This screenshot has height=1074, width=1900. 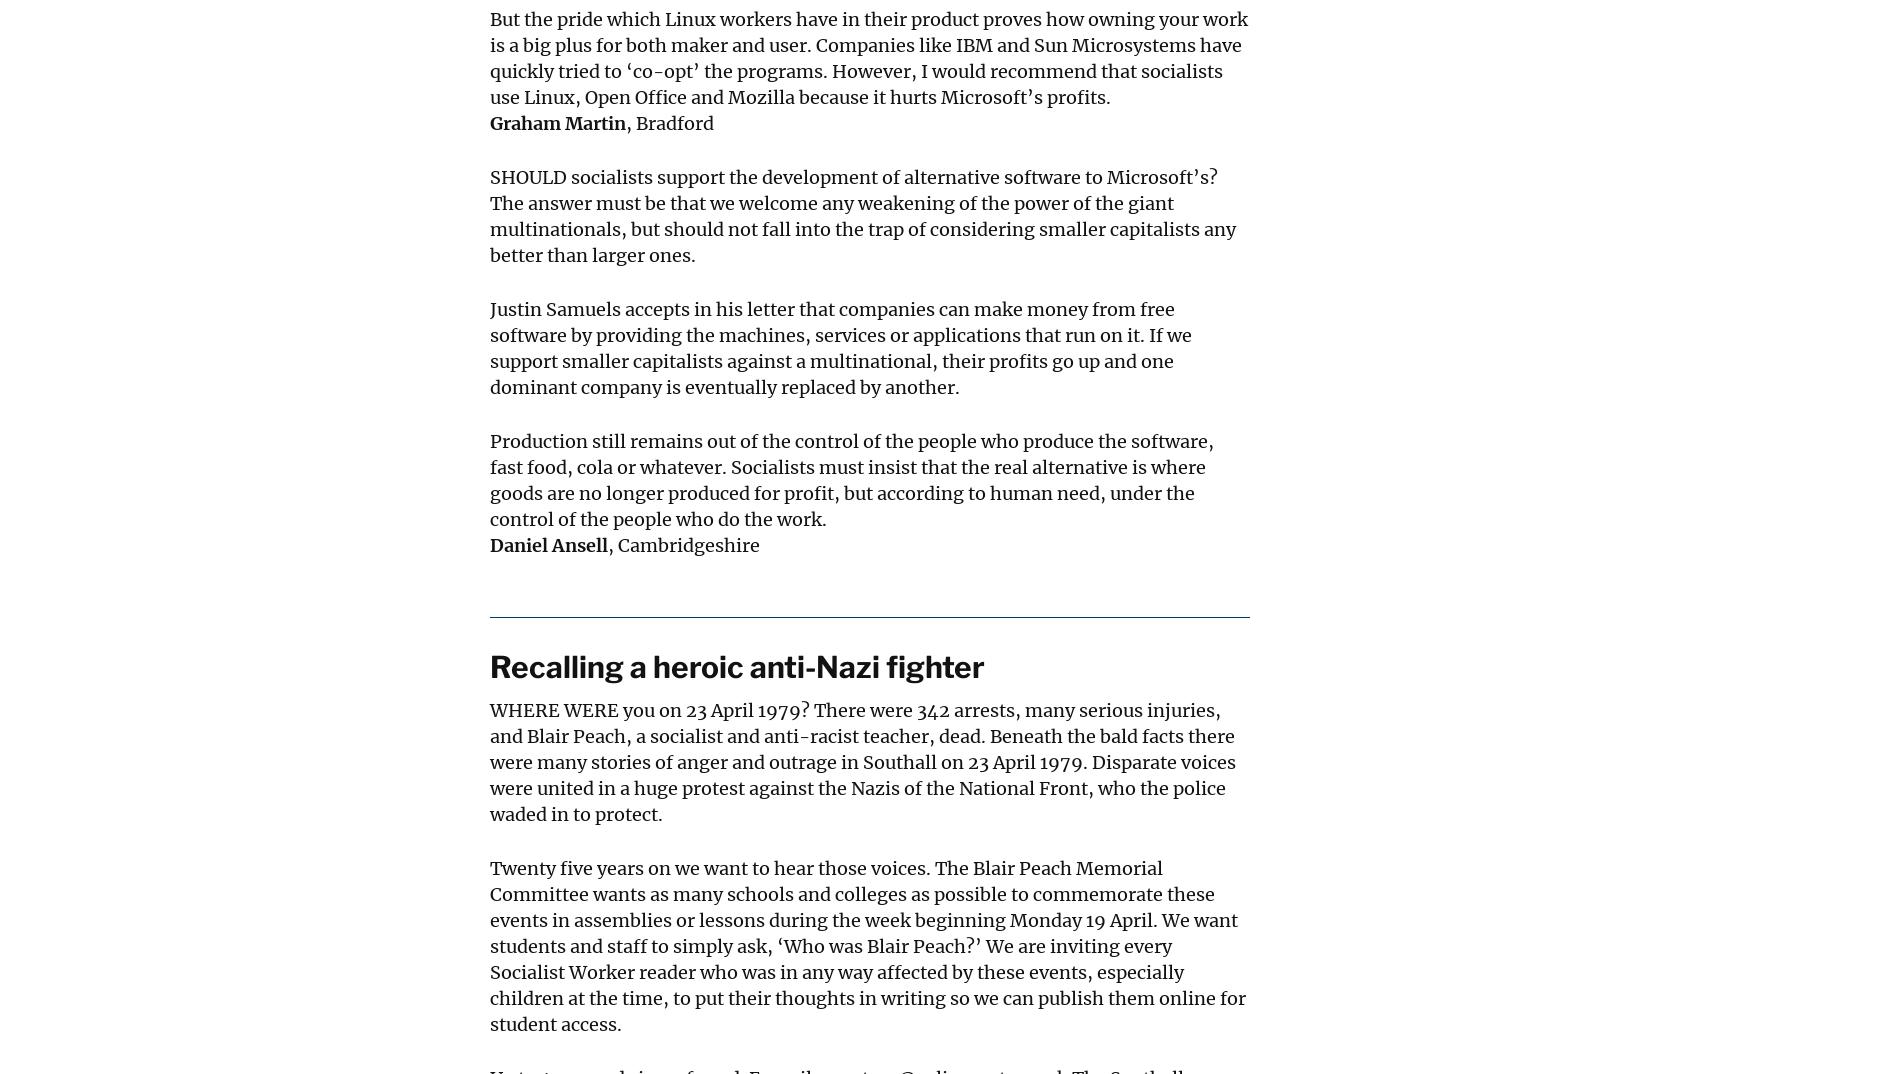 What do you see at coordinates (736, 665) in the screenshot?
I see `'Recalling a heroic anti-Nazi fighter'` at bounding box center [736, 665].